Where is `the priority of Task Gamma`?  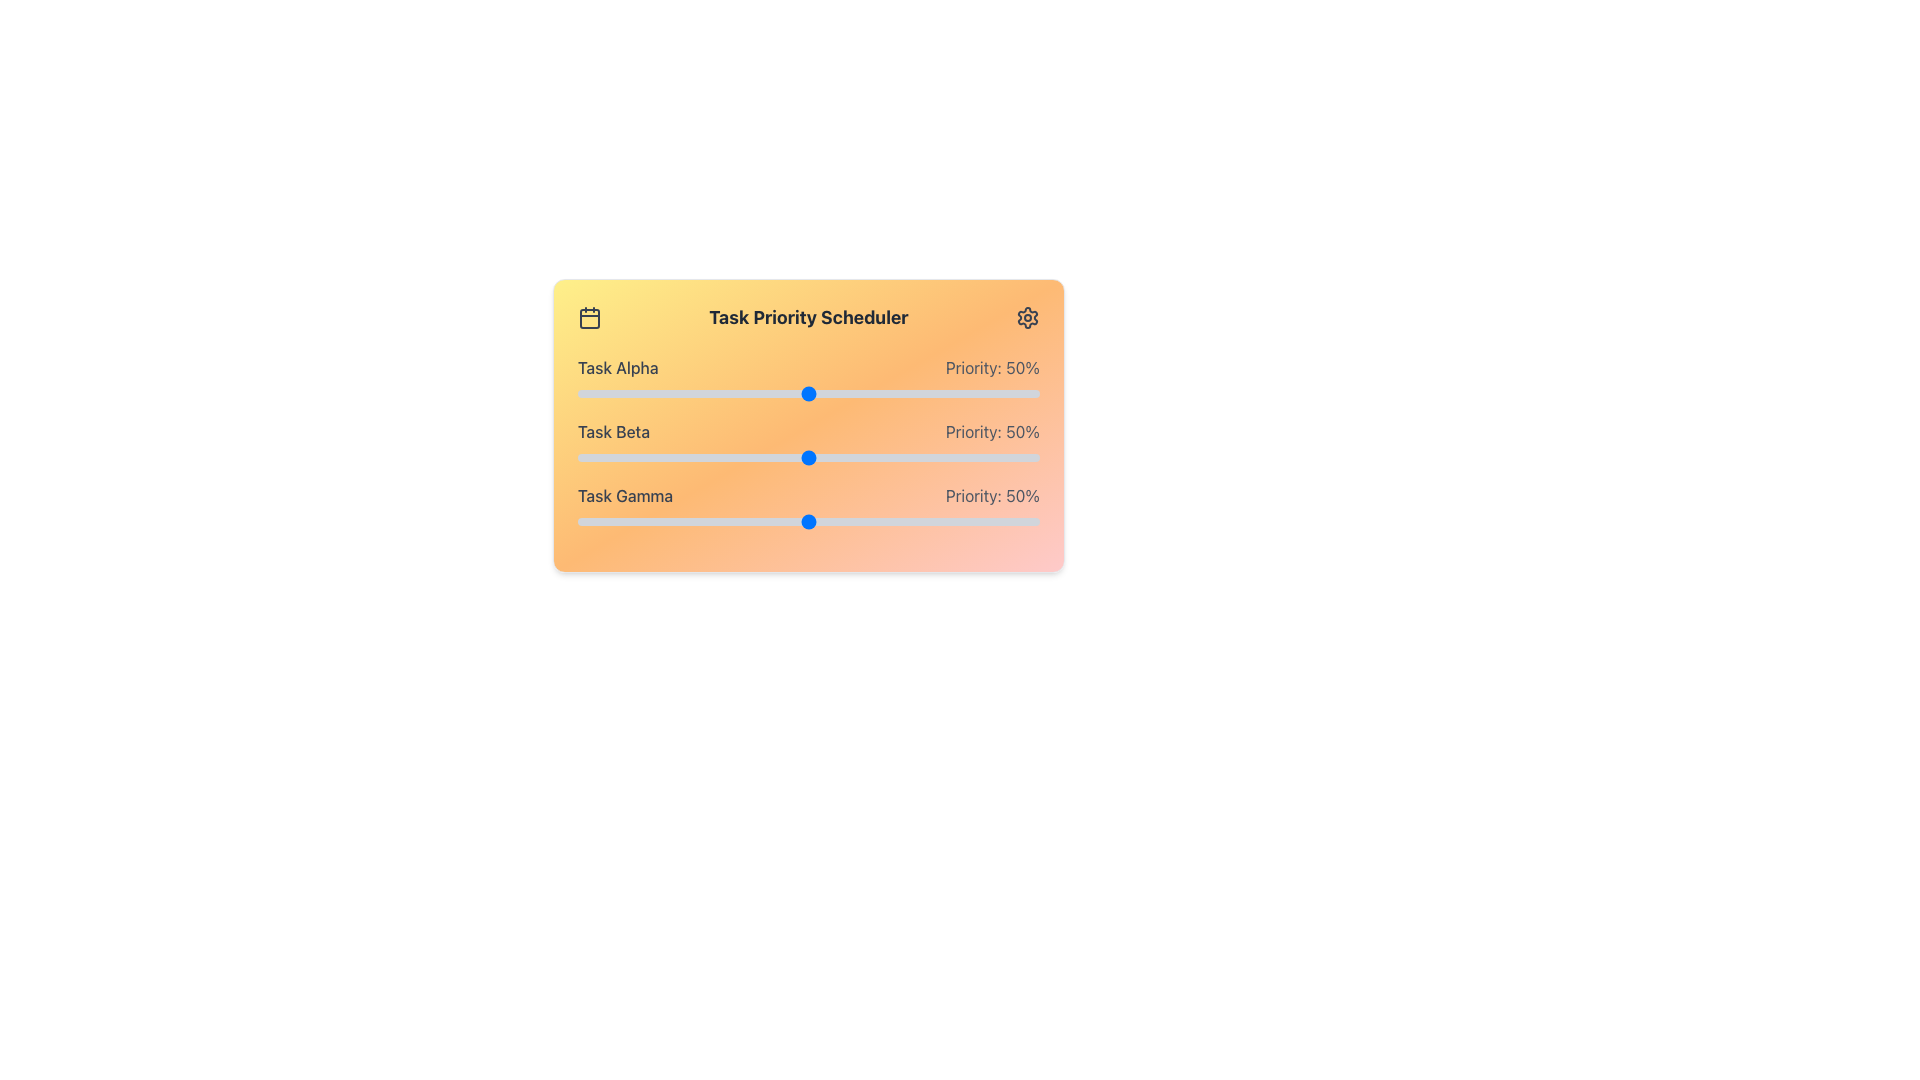 the priority of Task Gamma is located at coordinates (1026, 520).